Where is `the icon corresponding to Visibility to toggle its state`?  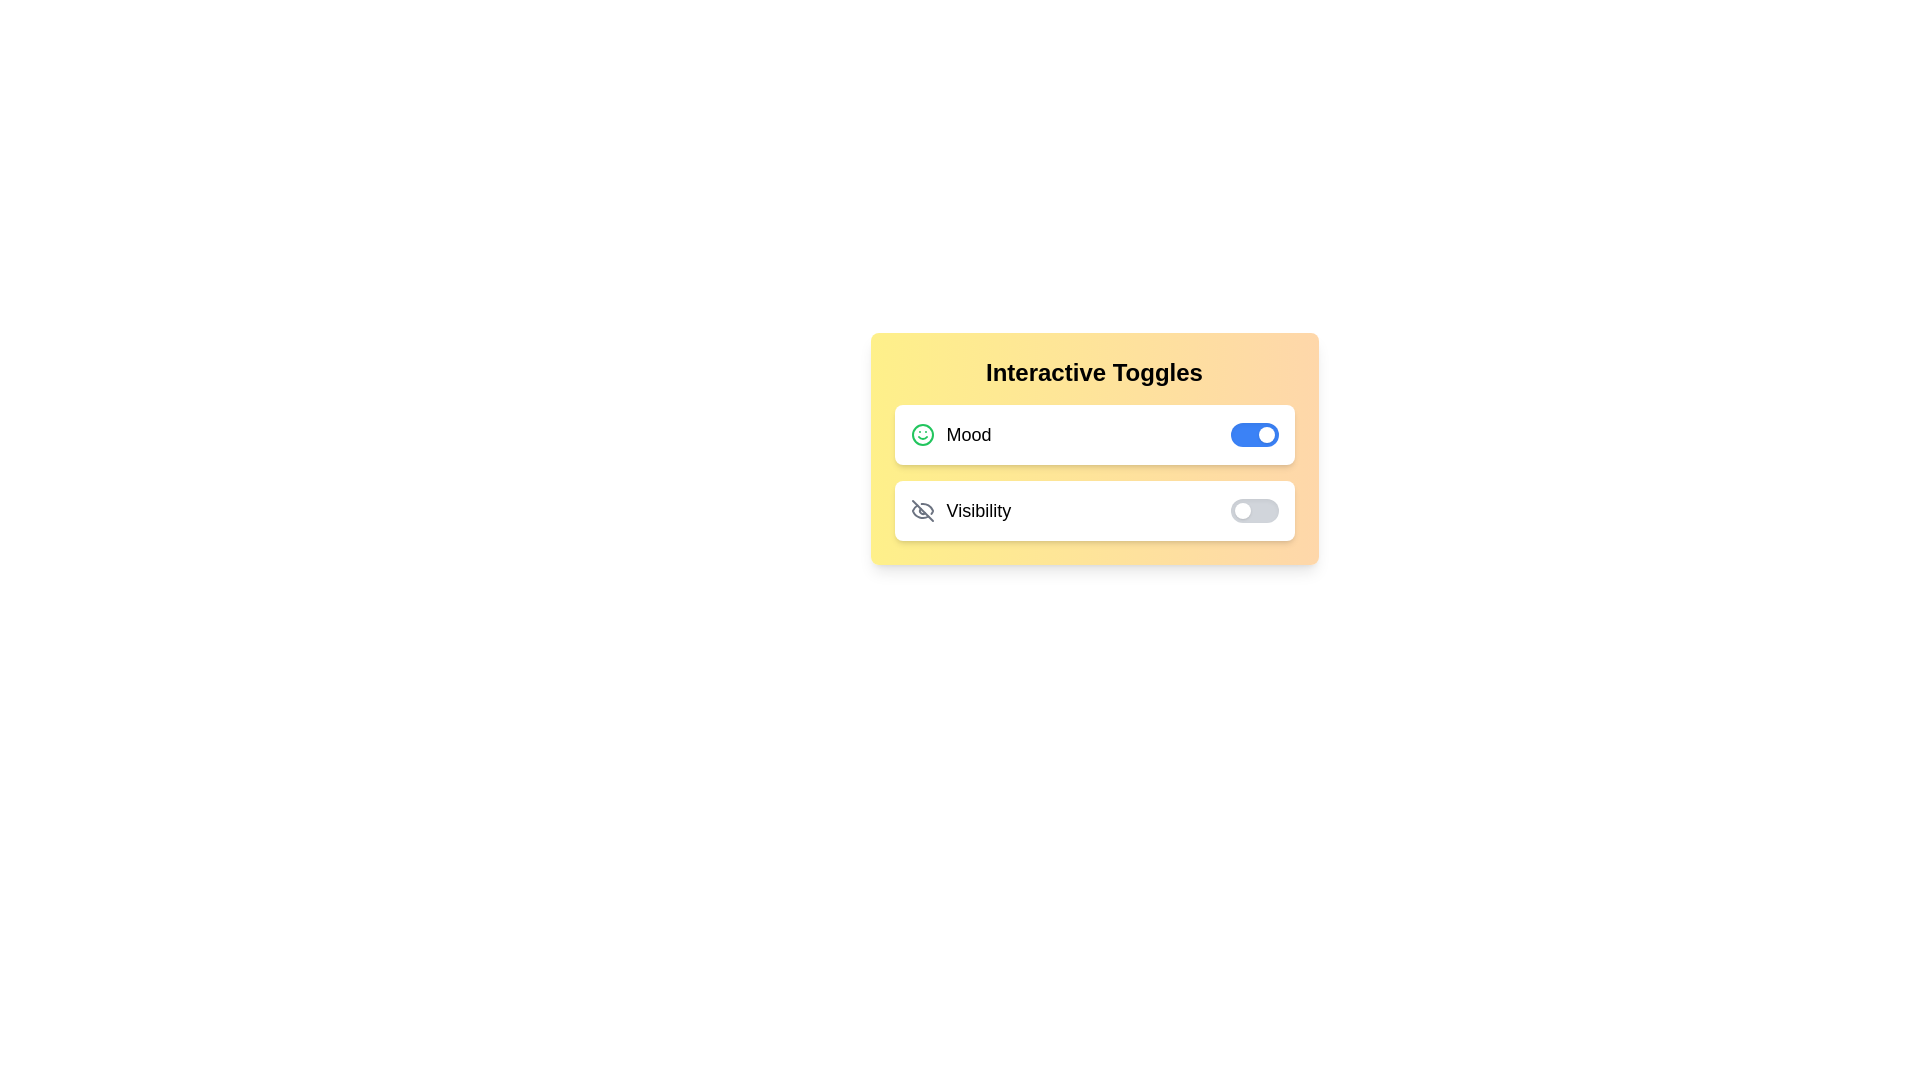
the icon corresponding to Visibility to toggle its state is located at coordinates (921, 509).